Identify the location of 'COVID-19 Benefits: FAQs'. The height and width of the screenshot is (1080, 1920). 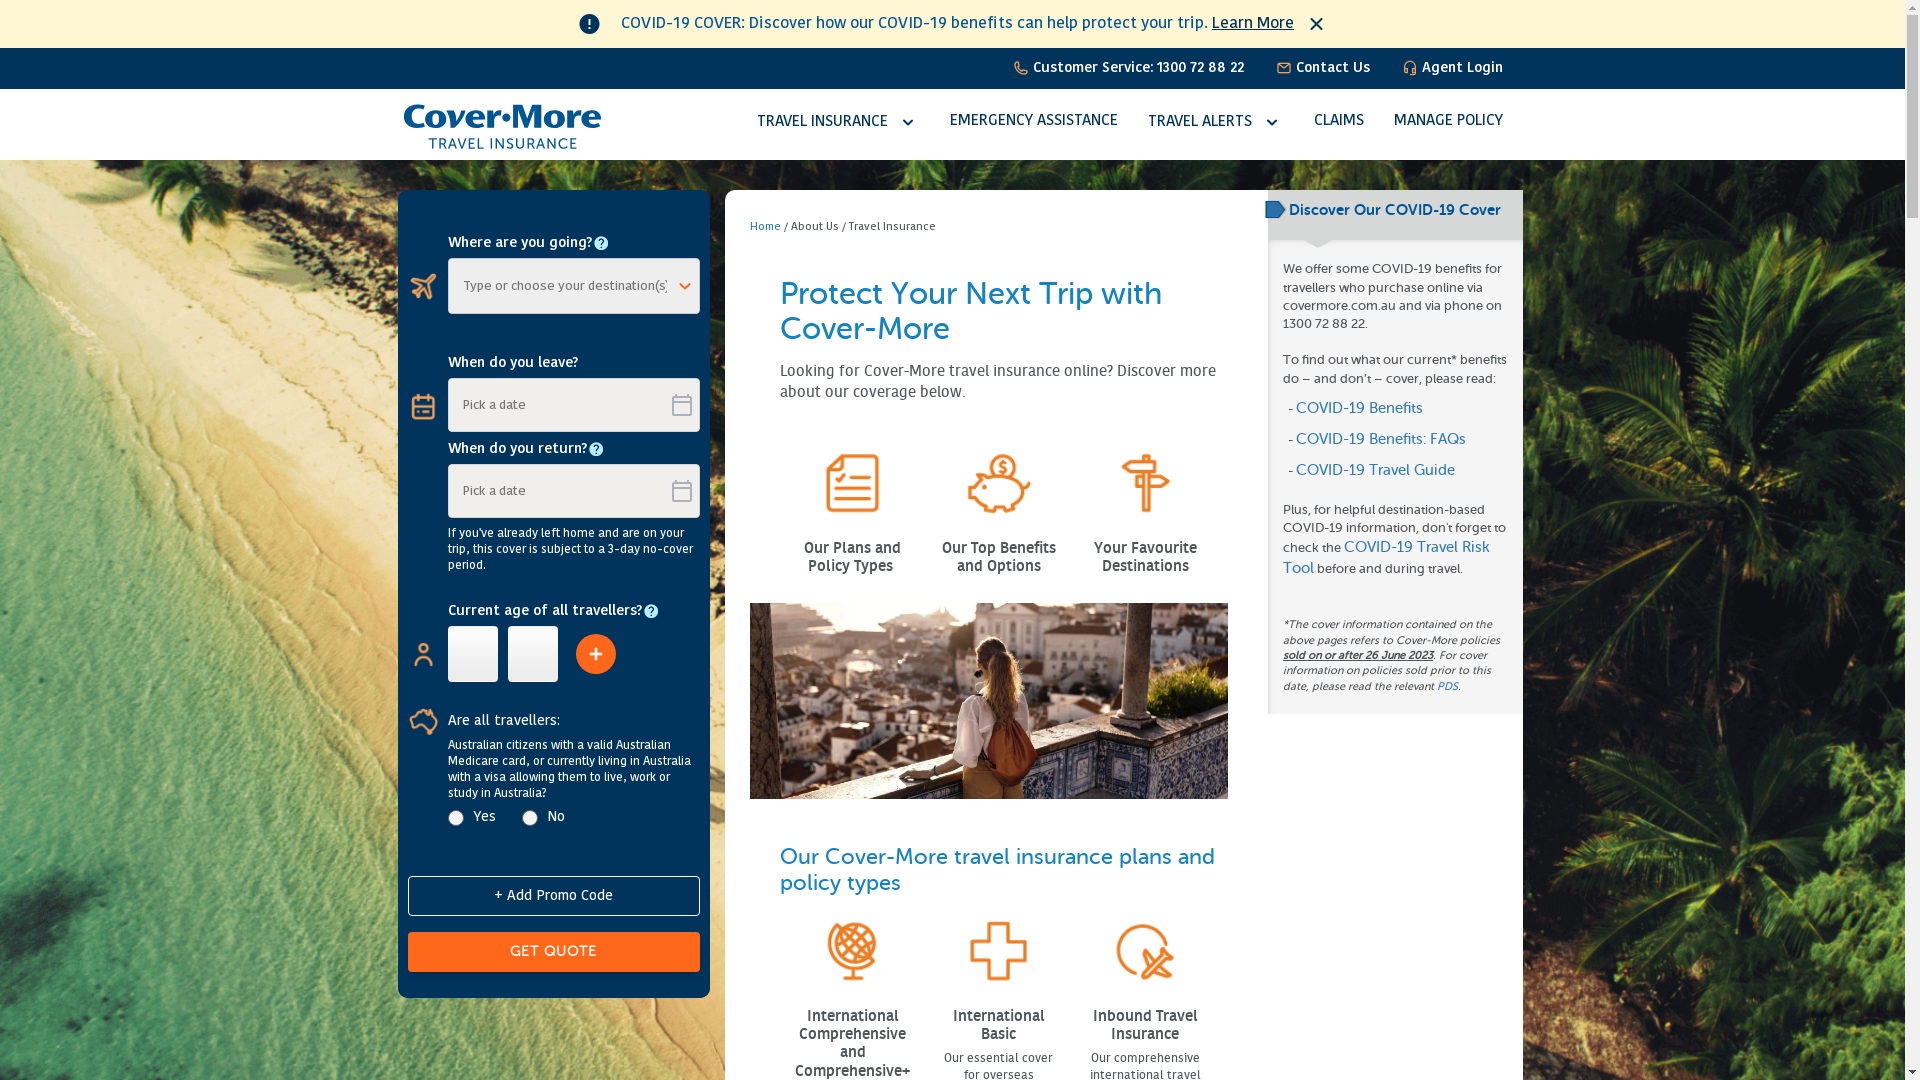
(1380, 438).